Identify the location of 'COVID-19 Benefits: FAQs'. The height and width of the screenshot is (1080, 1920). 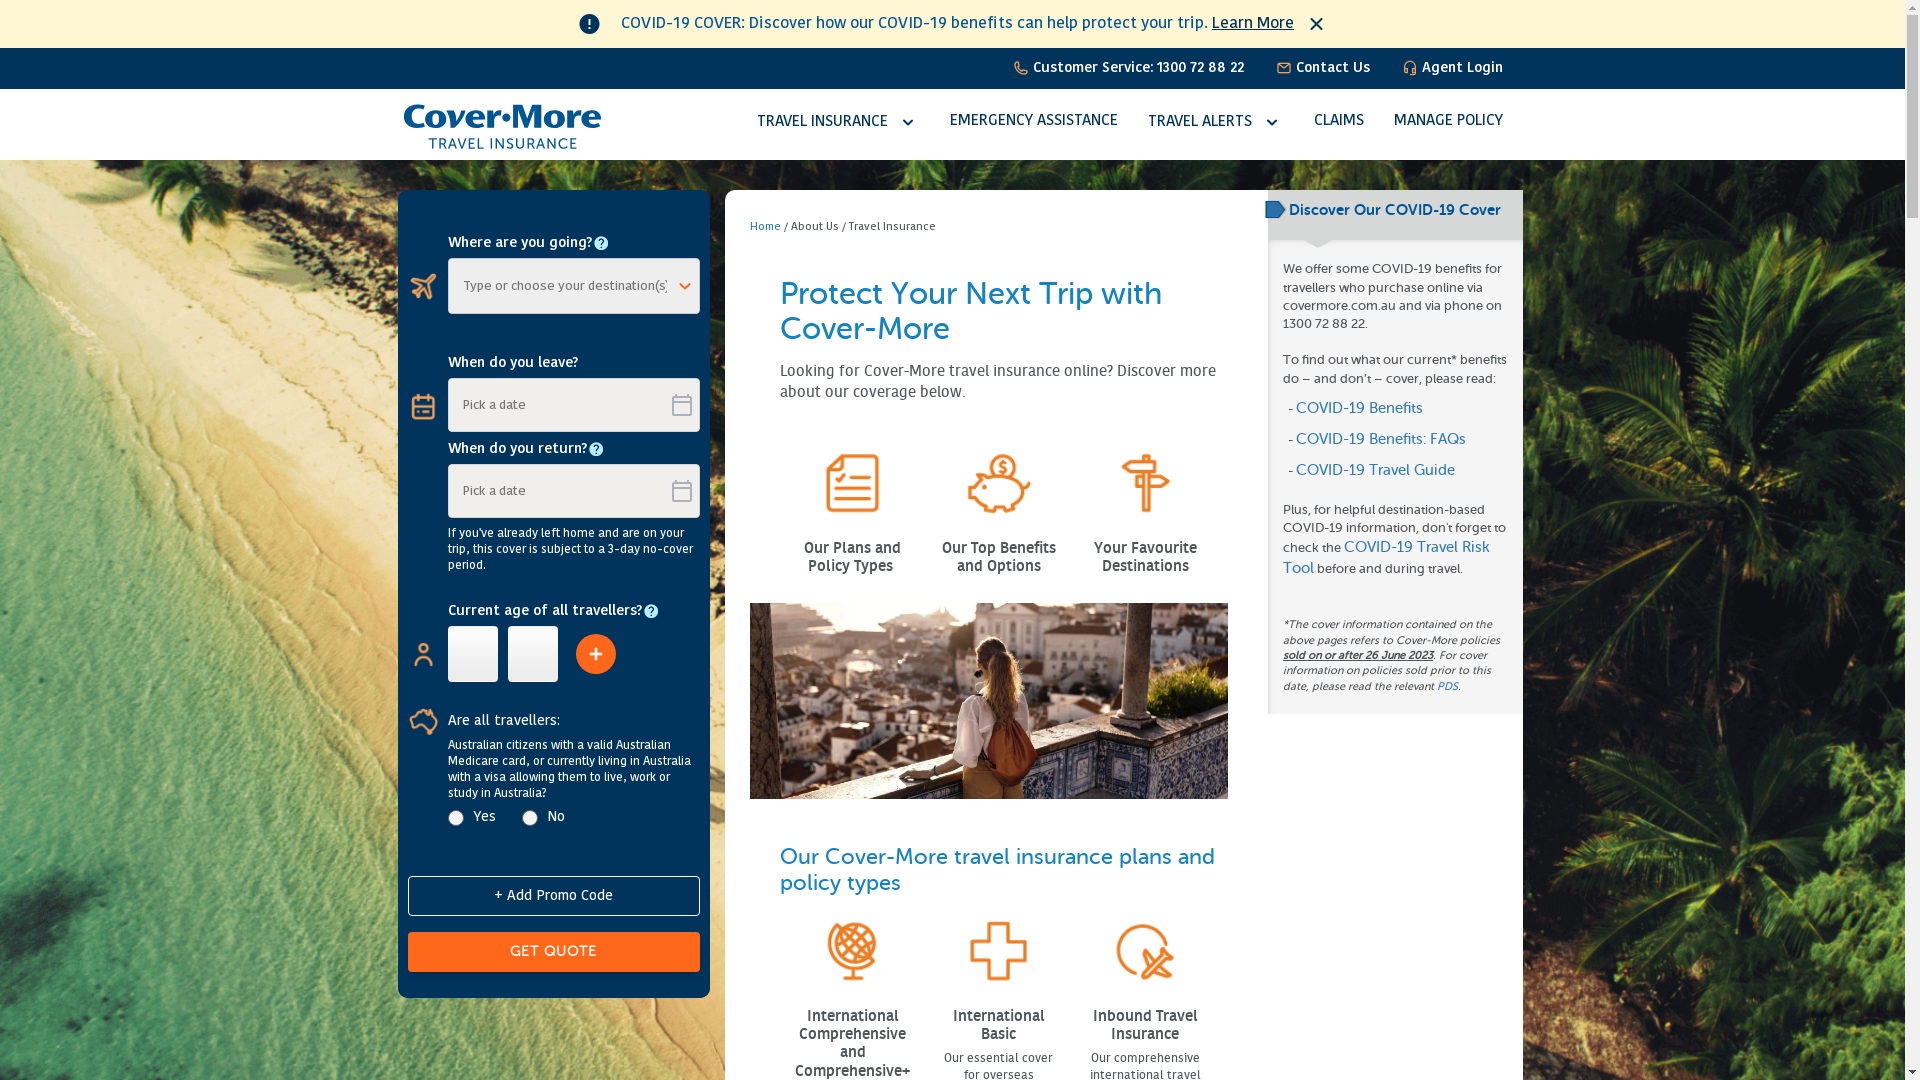
(1380, 438).